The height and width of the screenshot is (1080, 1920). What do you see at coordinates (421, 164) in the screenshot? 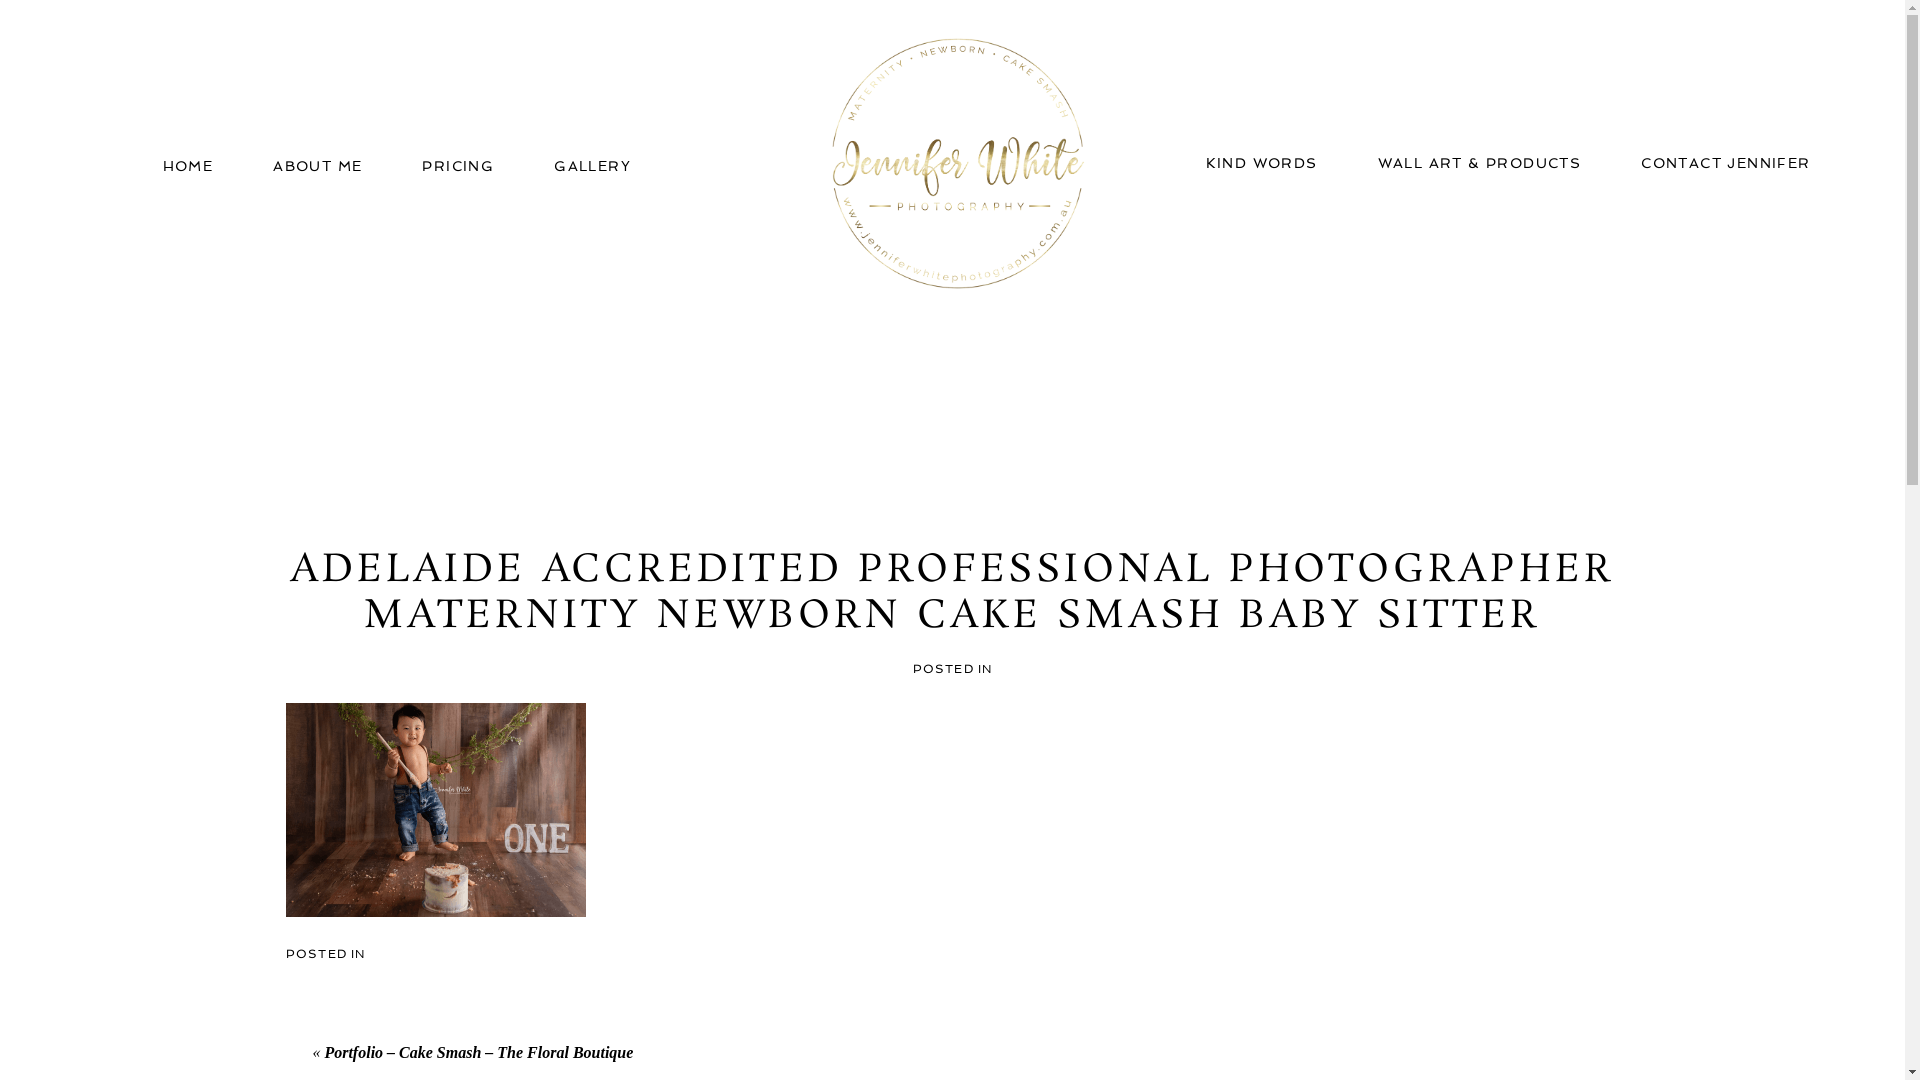
I see `'PRICING'` at bounding box center [421, 164].